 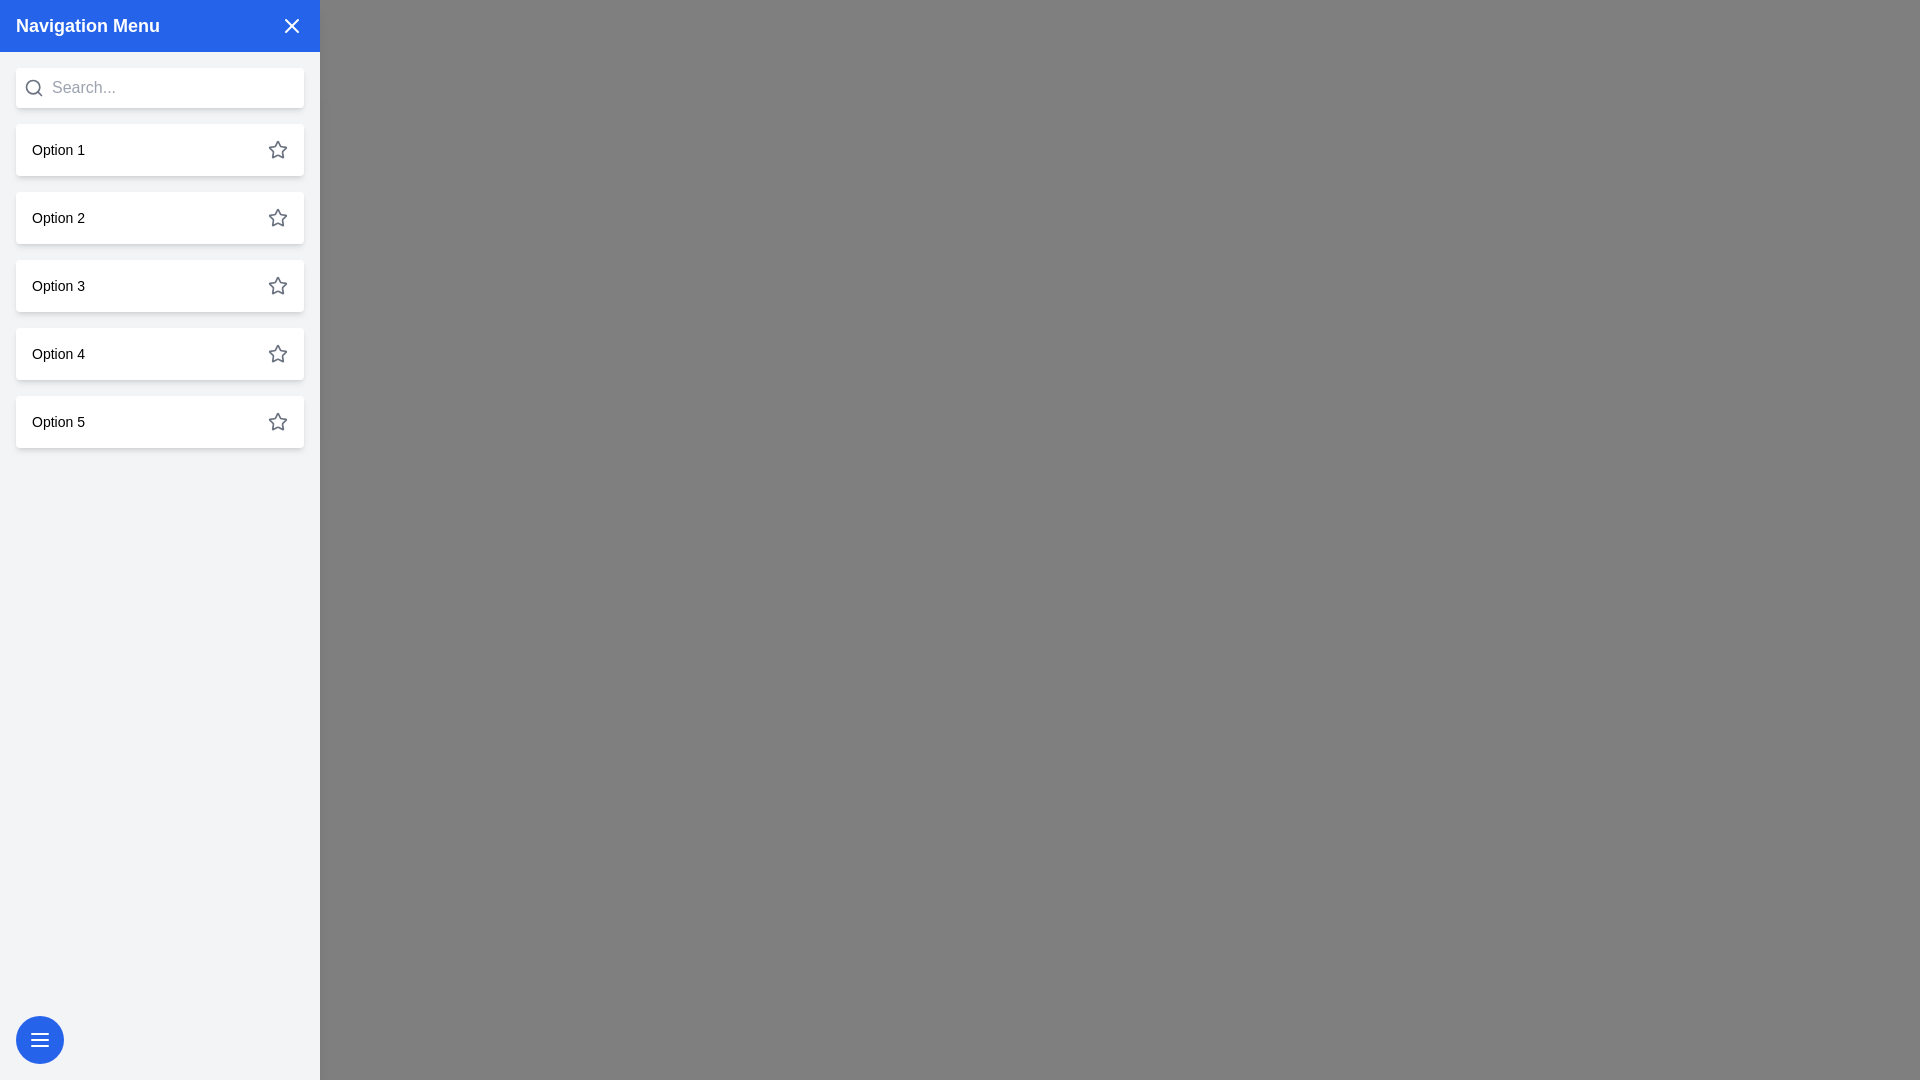 What do you see at coordinates (277, 217) in the screenshot?
I see `the star icon in the second item of the vertical list` at bounding box center [277, 217].